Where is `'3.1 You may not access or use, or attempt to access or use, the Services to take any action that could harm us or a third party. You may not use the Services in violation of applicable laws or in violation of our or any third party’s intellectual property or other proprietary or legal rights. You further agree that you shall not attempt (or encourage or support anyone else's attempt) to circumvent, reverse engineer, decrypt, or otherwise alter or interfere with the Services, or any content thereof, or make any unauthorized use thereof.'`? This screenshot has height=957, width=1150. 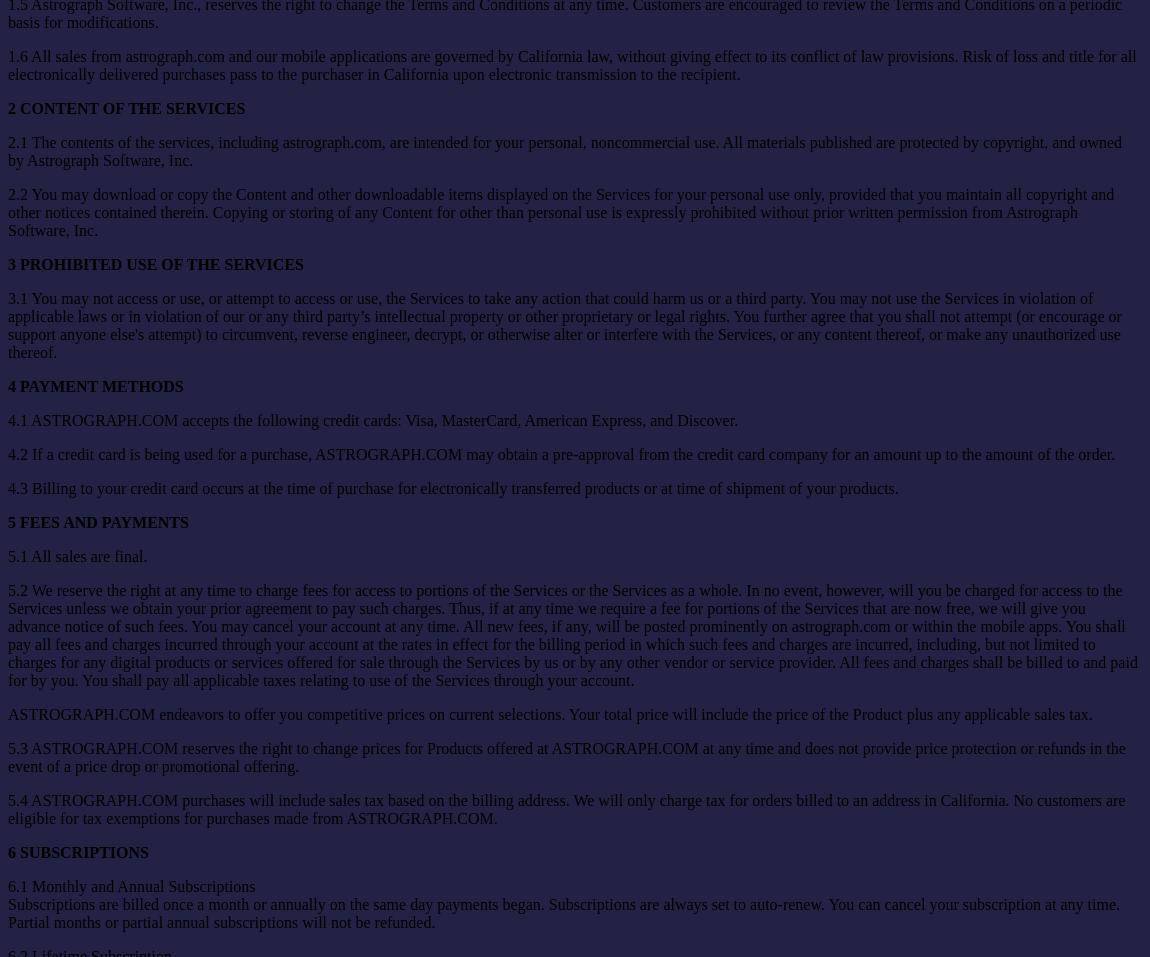
'3.1 You may not access or use, or attempt to access or use, the Services to take any action that could harm us or a third party. You may not use the Services in violation of applicable laws or in violation of our or any third party’s intellectual property or other proprietary or legal rights. You further agree that you shall not attempt (or encourage or support anyone else's attempt) to circumvent, reverse engineer, decrypt, or otherwise alter or interfere with the Services, or any content thereof, or make any unauthorized use thereof.' is located at coordinates (564, 324).